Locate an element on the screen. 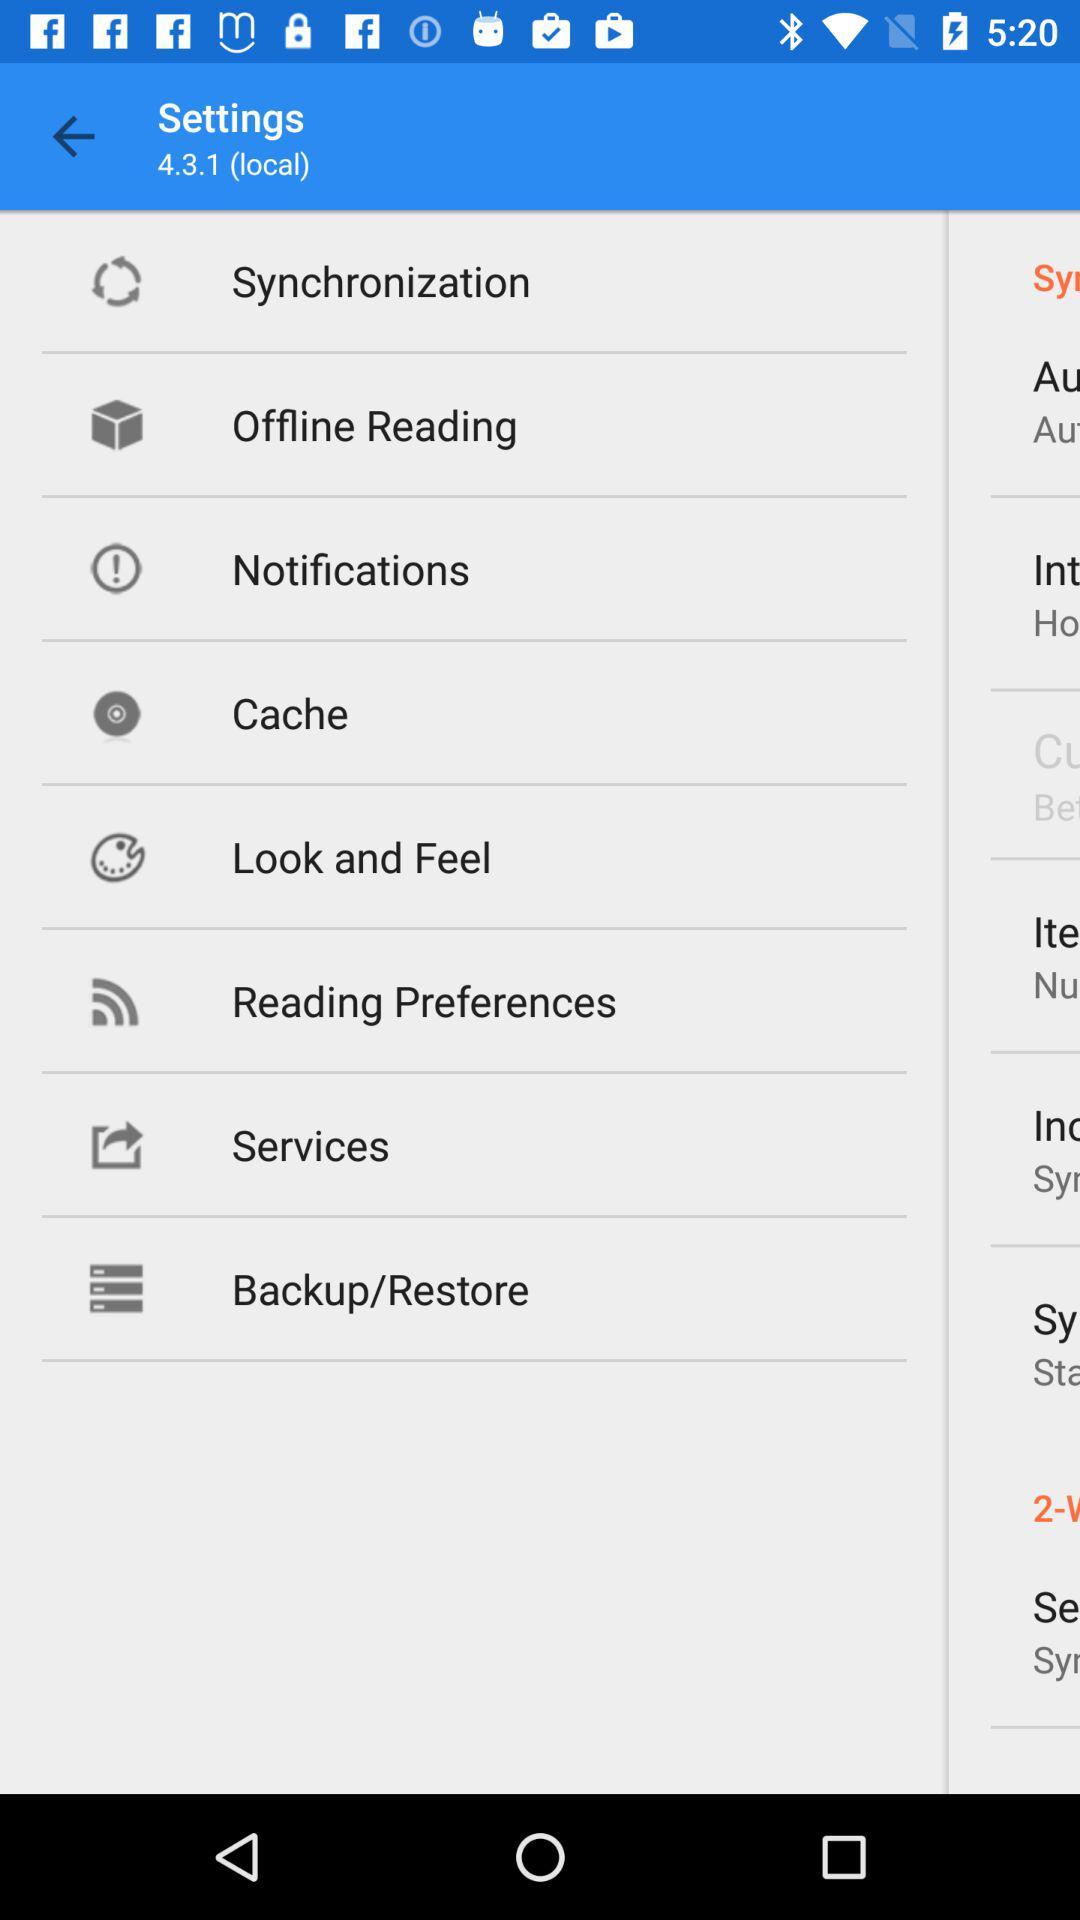 This screenshot has width=1080, height=1920. the item to the right of offline reading item is located at coordinates (1055, 427).